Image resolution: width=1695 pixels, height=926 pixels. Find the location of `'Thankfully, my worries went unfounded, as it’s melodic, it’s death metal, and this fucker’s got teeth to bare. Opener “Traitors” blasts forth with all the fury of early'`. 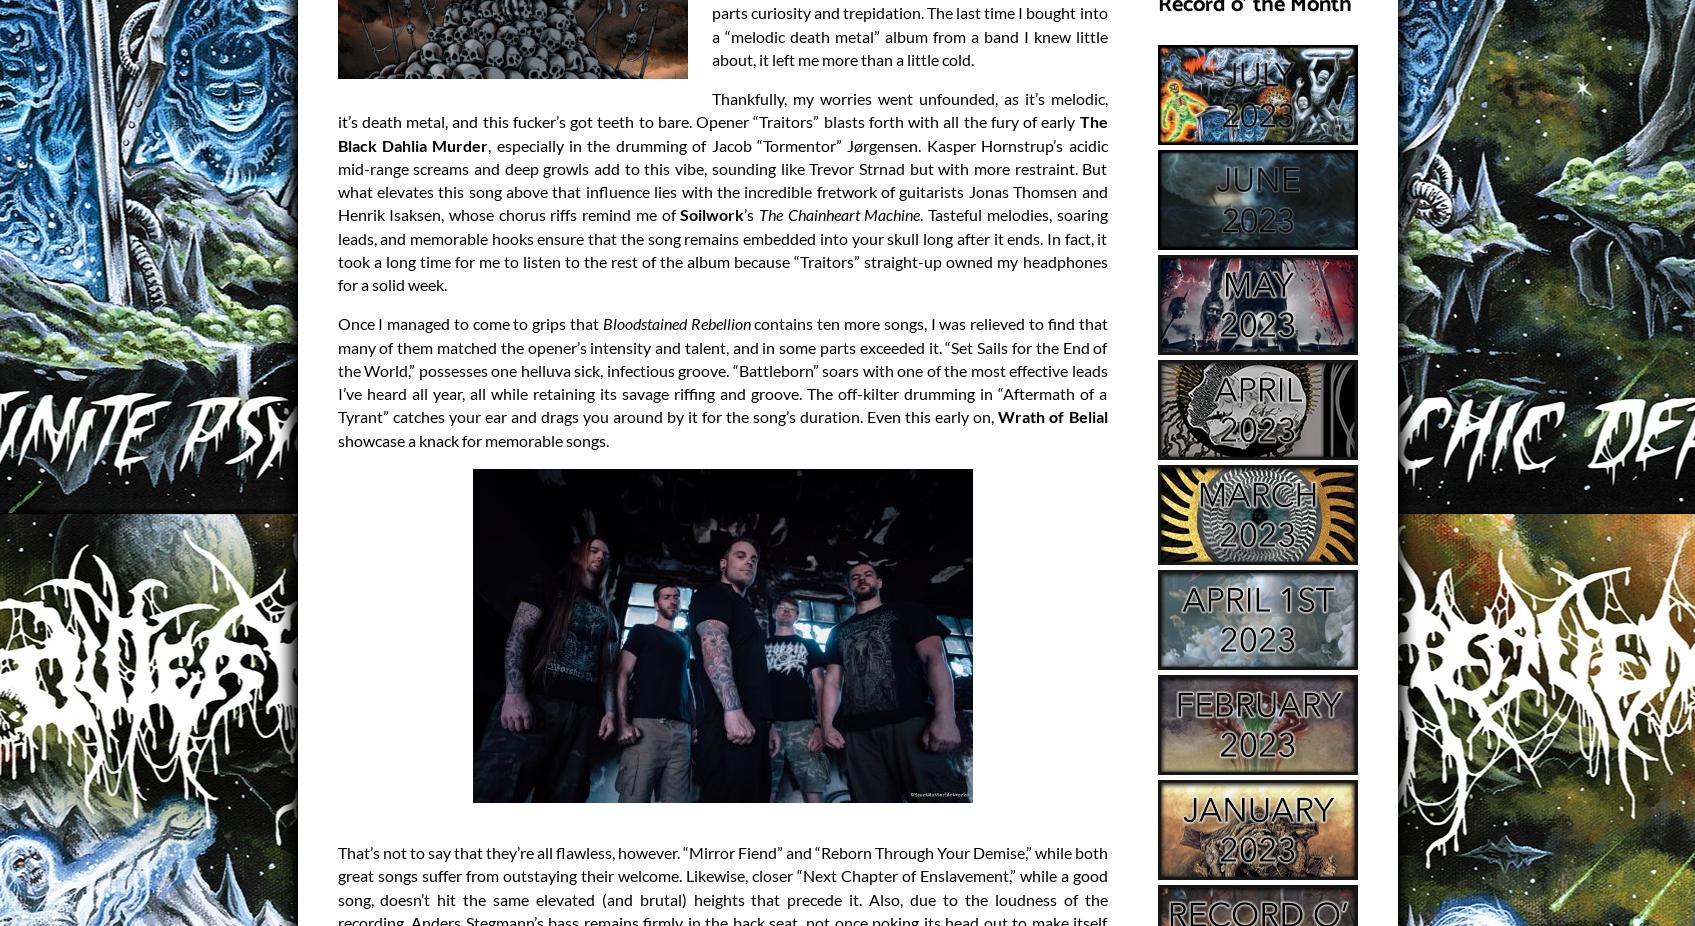

'Thankfully, my worries went unfounded, as it’s melodic, it’s death metal, and this fucker’s got teeth to bare. Opener “Traitors” blasts forth with all the fury of early' is located at coordinates (721, 109).